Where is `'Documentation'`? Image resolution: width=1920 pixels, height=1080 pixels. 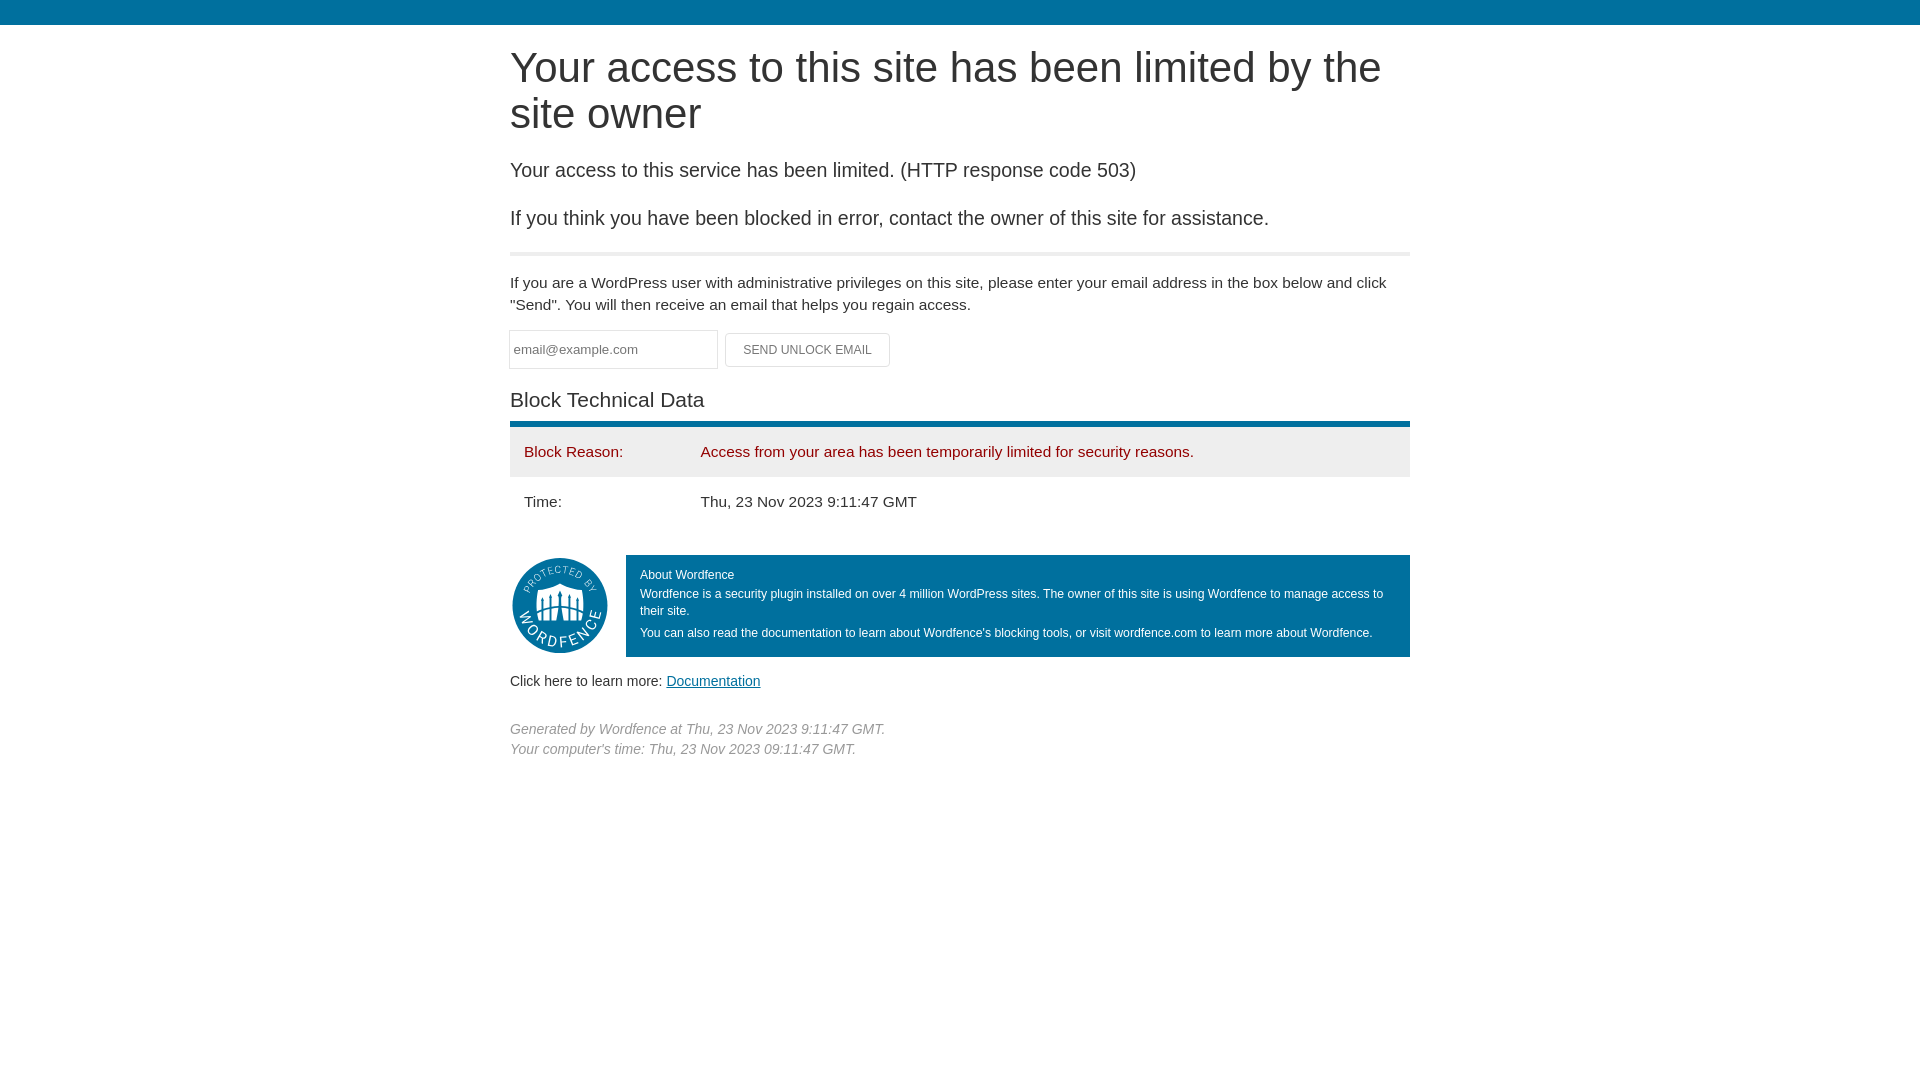 'Documentation' is located at coordinates (713, 680).